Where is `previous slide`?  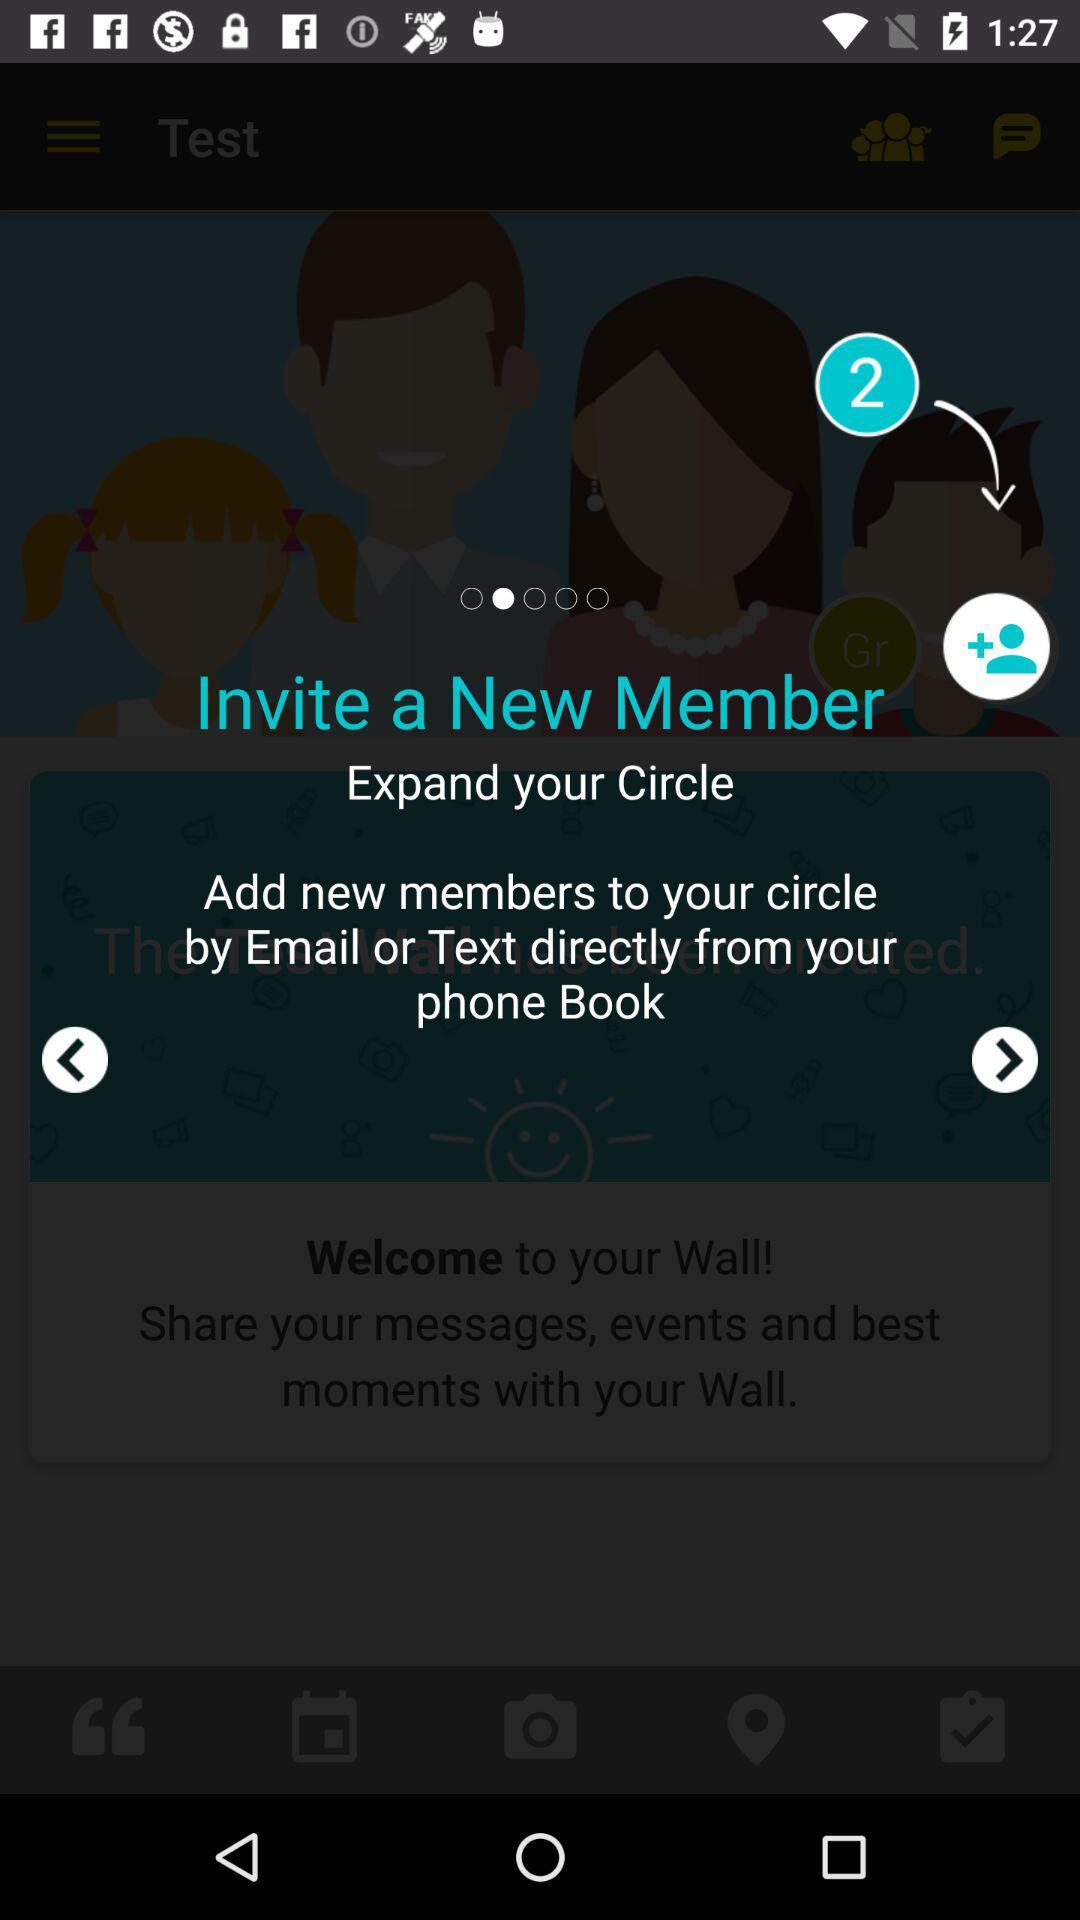 previous slide is located at coordinates (73, 927).